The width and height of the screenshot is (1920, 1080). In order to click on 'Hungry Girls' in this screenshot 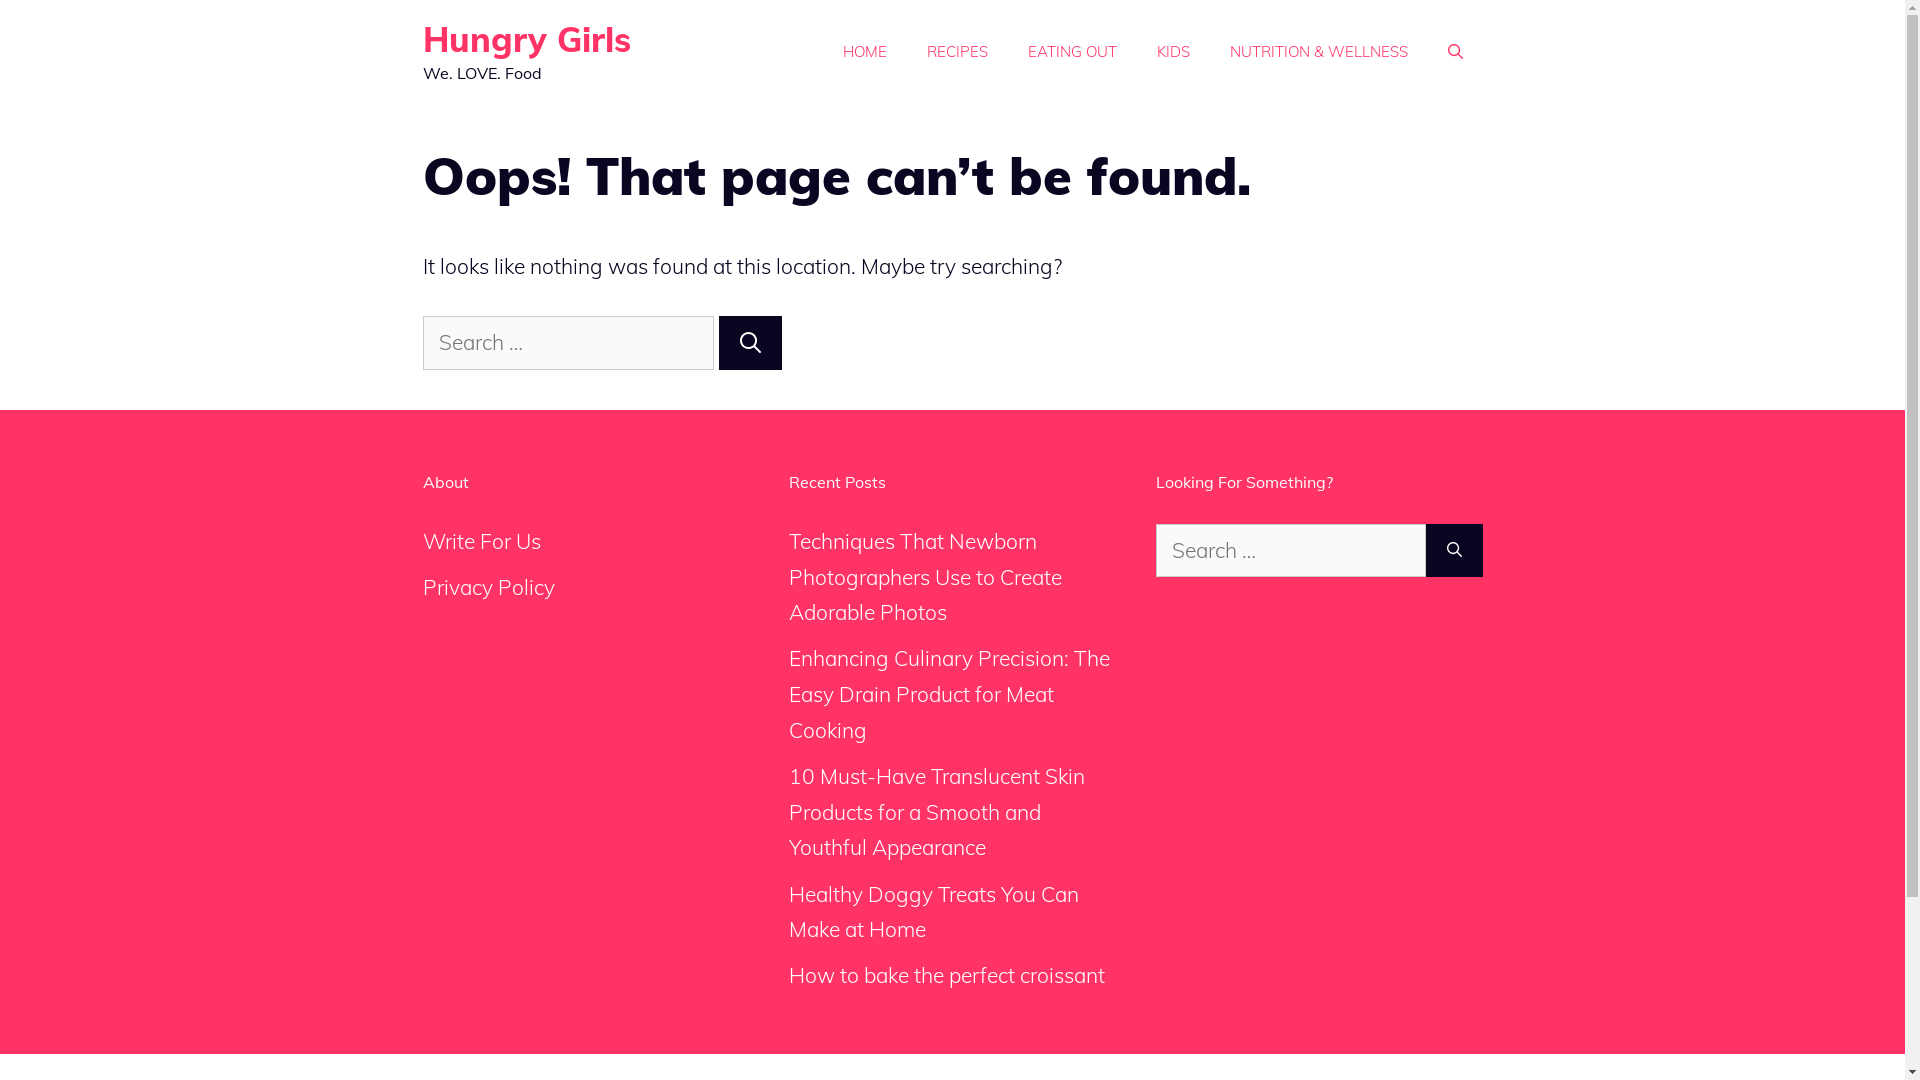, I will do `click(526, 39)`.